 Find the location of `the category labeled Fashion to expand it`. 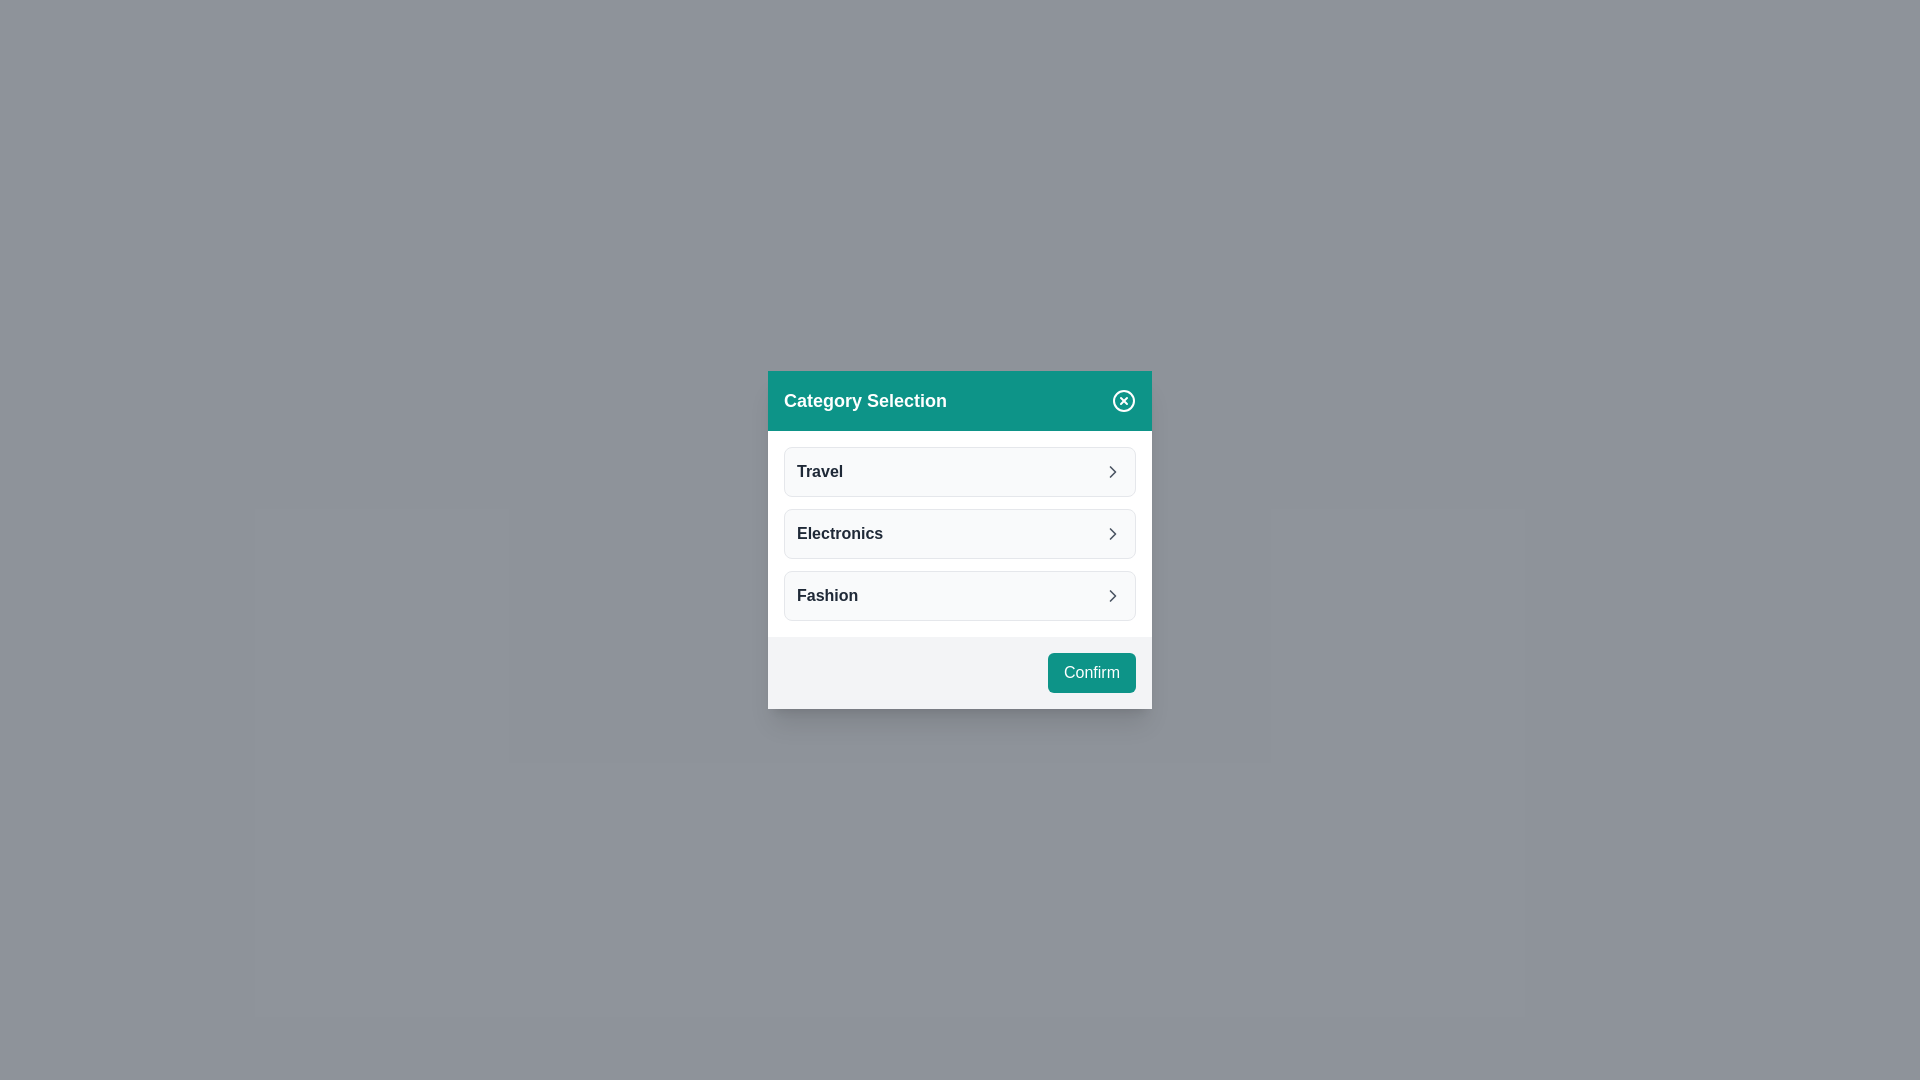

the category labeled Fashion to expand it is located at coordinates (960, 595).